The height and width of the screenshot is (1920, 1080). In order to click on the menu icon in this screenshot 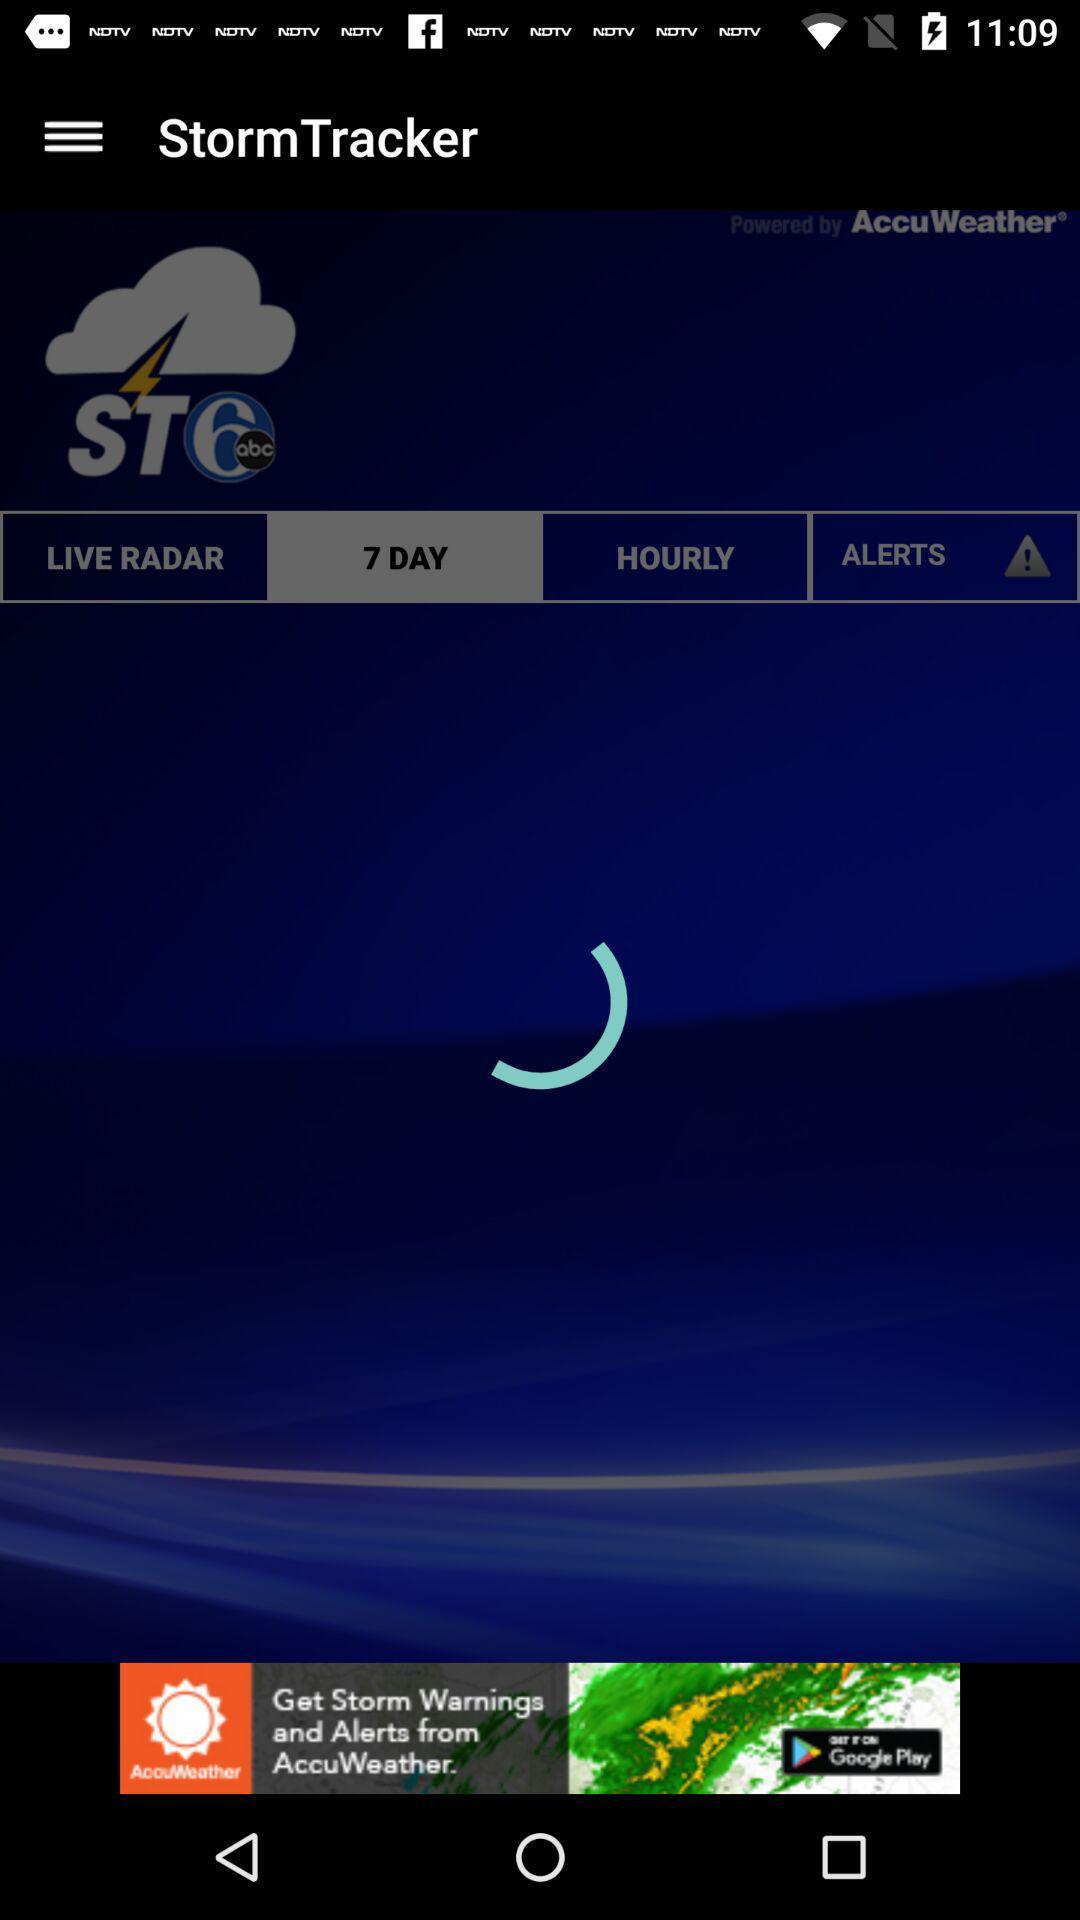, I will do `click(72, 135)`.